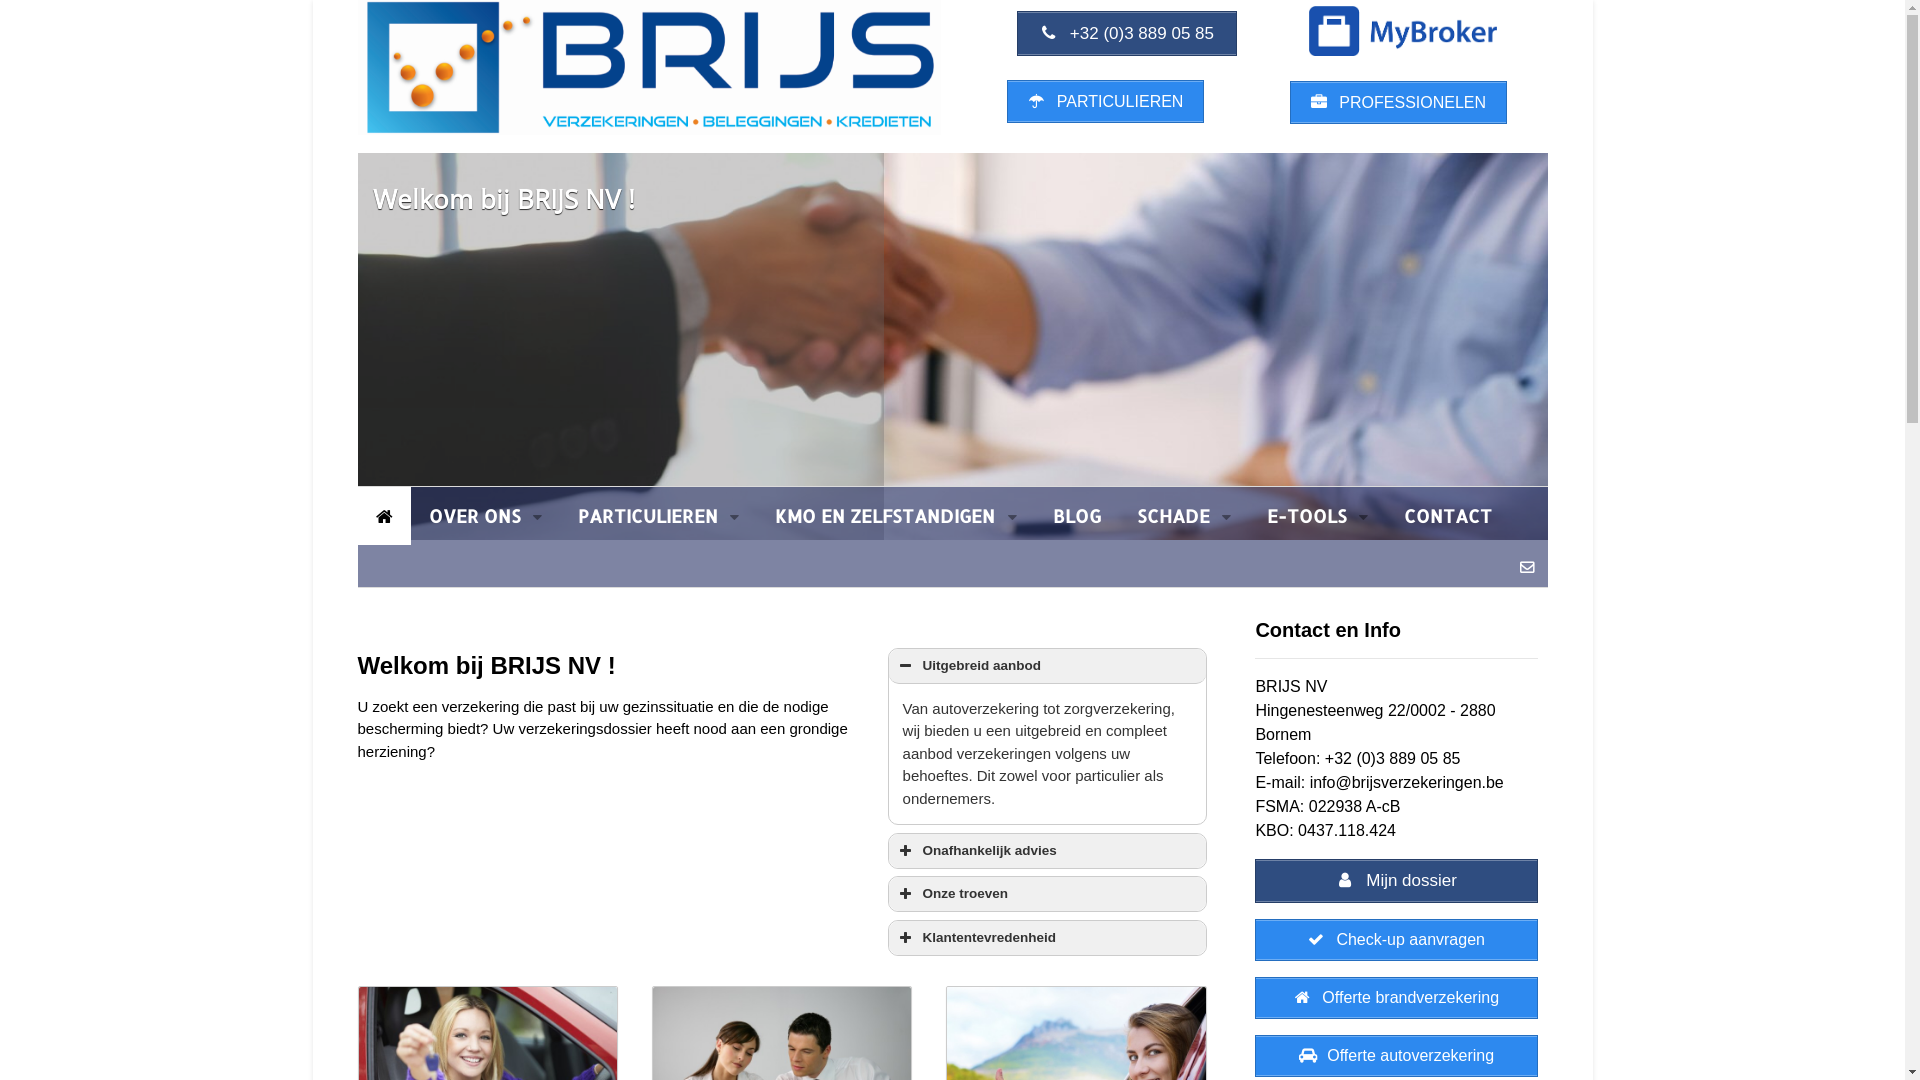 This screenshot has height=1080, width=1920. What do you see at coordinates (1448, 515) in the screenshot?
I see `'CONTACT'` at bounding box center [1448, 515].